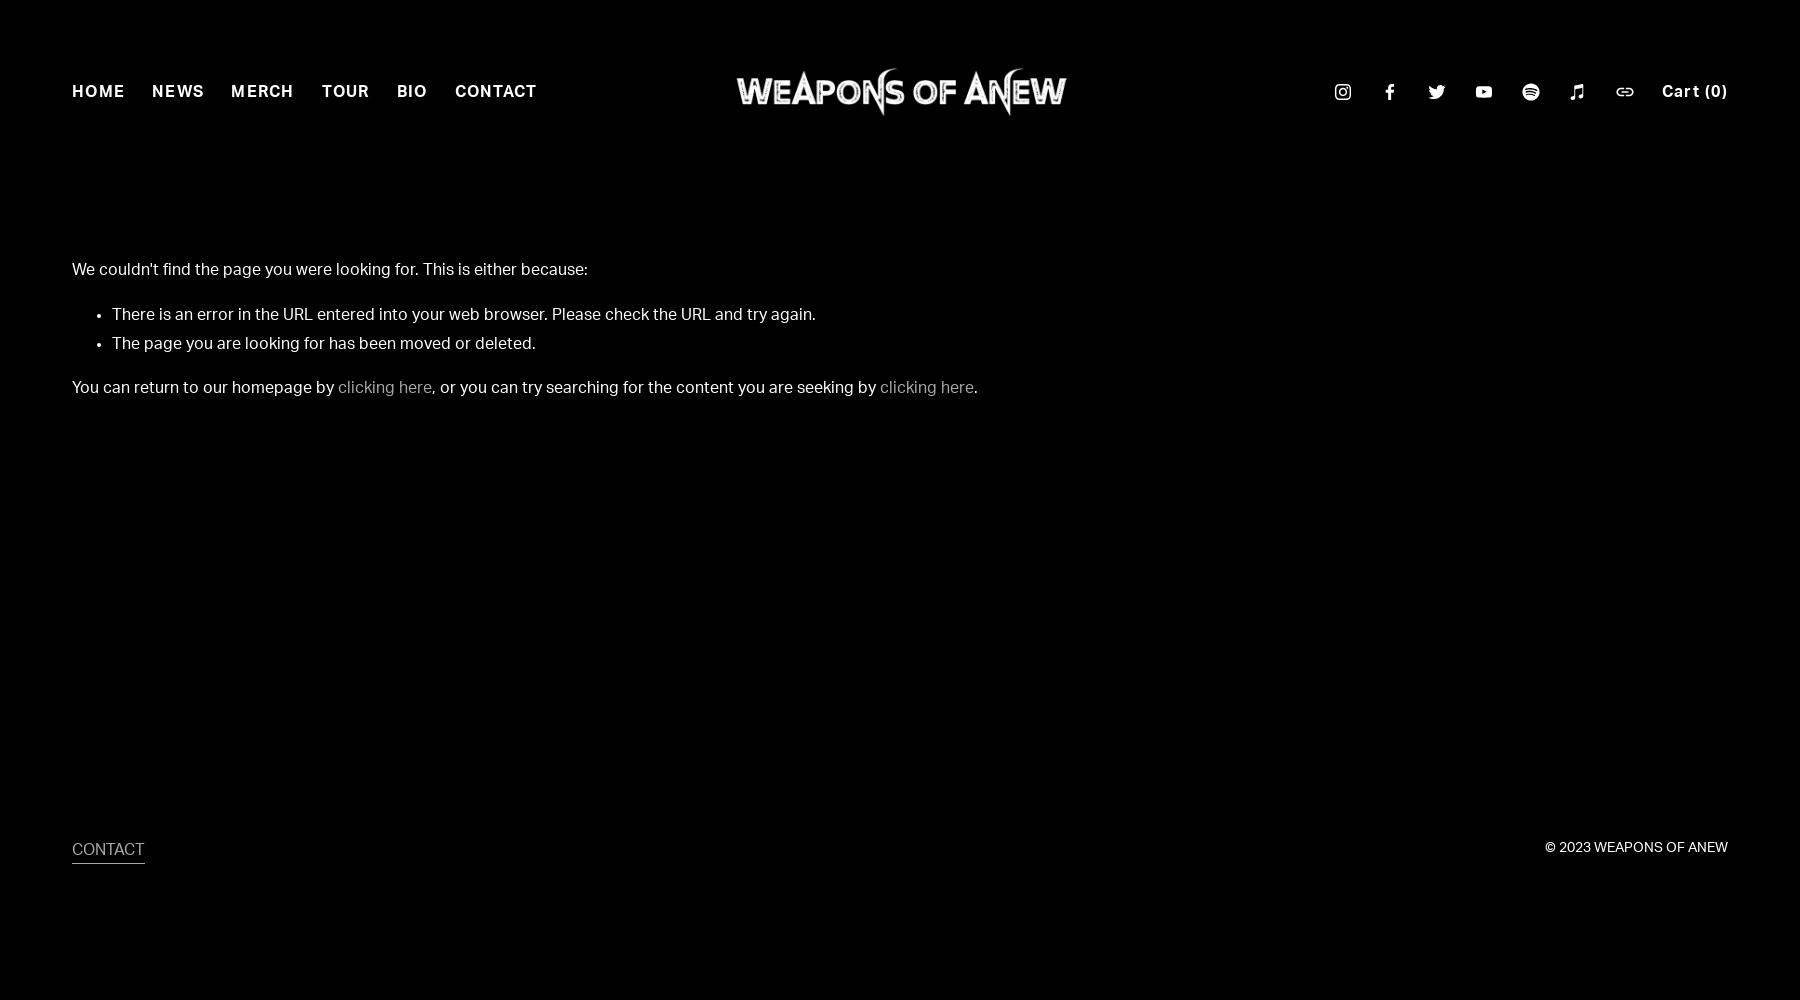  Describe the element at coordinates (463, 313) in the screenshot. I see `'There is an error in the URL entered into your web browser. Please check the URL and try again.'` at that location.